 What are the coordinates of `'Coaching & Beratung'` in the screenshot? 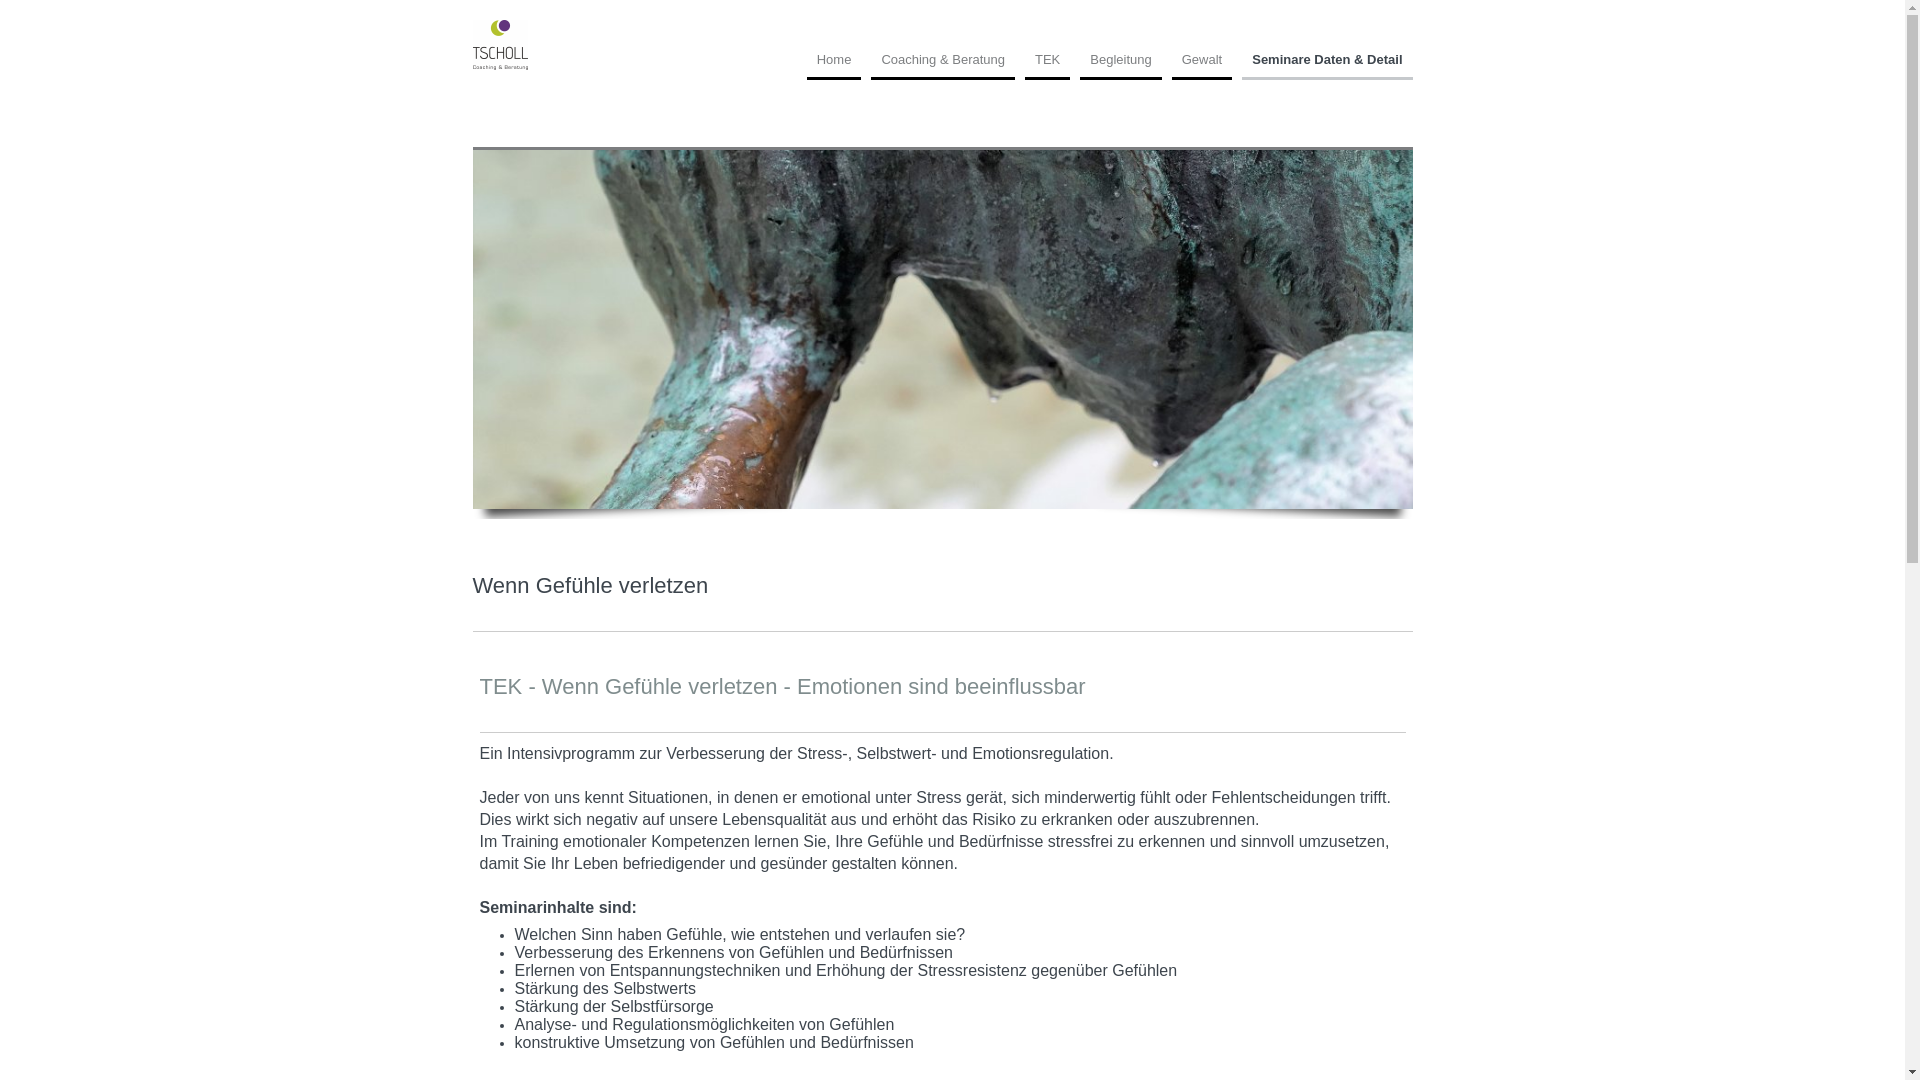 It's located at (941, 64).